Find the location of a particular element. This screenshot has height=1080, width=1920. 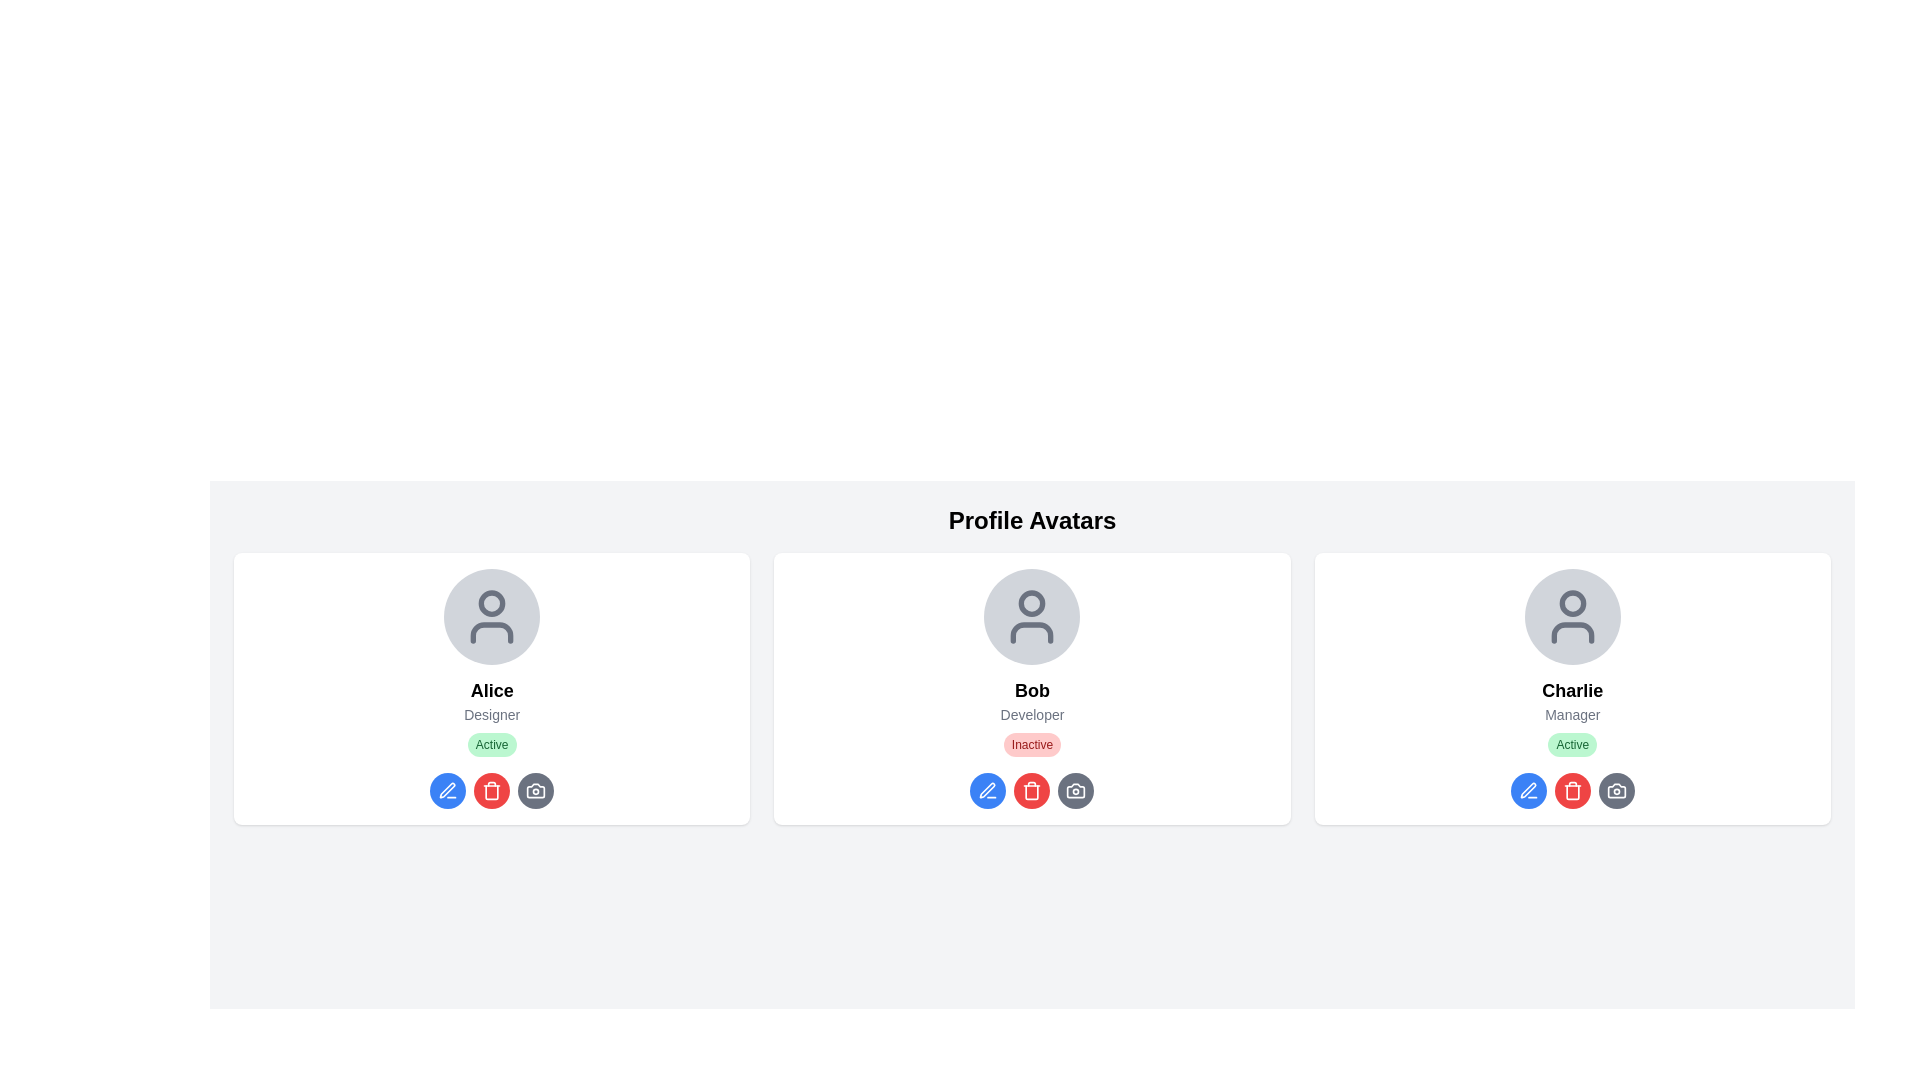

the Profile avatar badge located in the middle of the central profile card, above the name 'Bob' and under the label 'Profile Avatars' is located at coordinates (1032, 616).